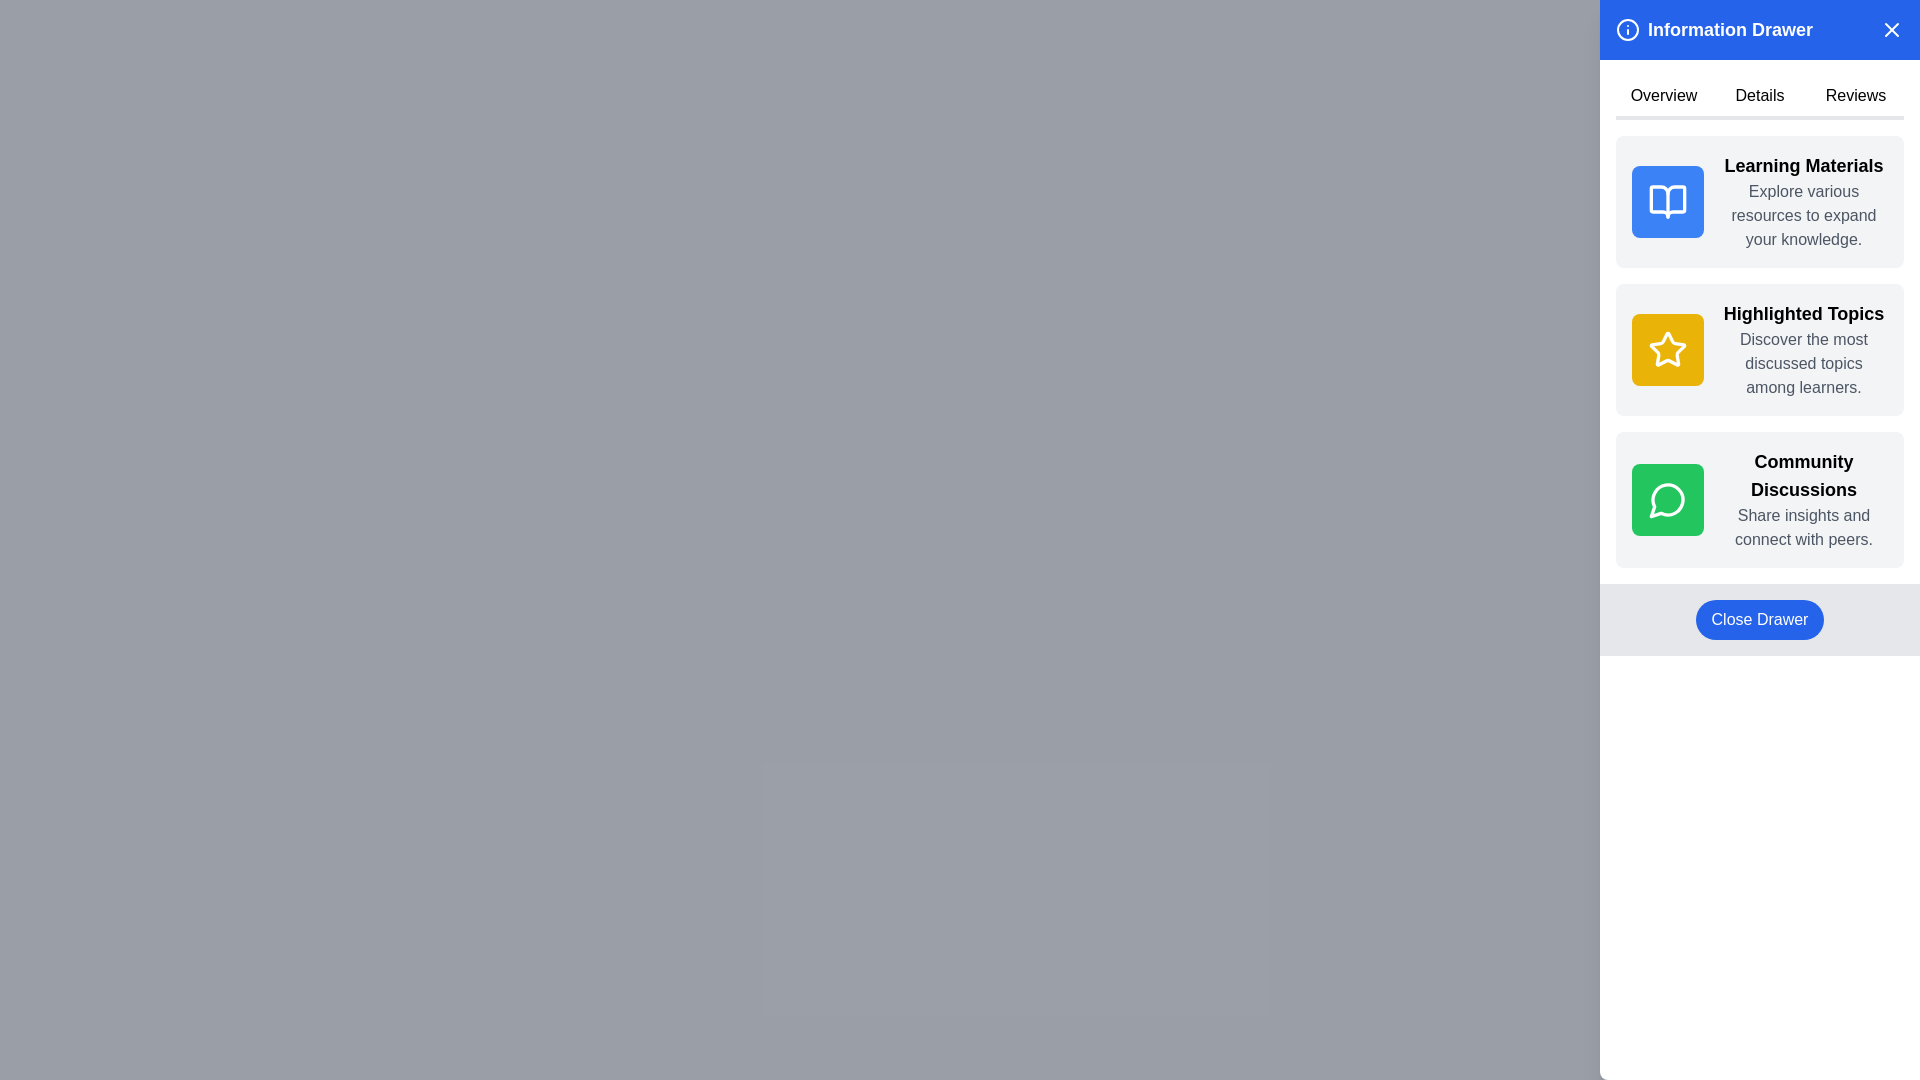 This screenshot has width=1920, height=1080. I want to click on the appearance of the circular speech bubble icon outlined in green located at the top-left corner of the 'Community Discussions' card, so click(1668, 499).